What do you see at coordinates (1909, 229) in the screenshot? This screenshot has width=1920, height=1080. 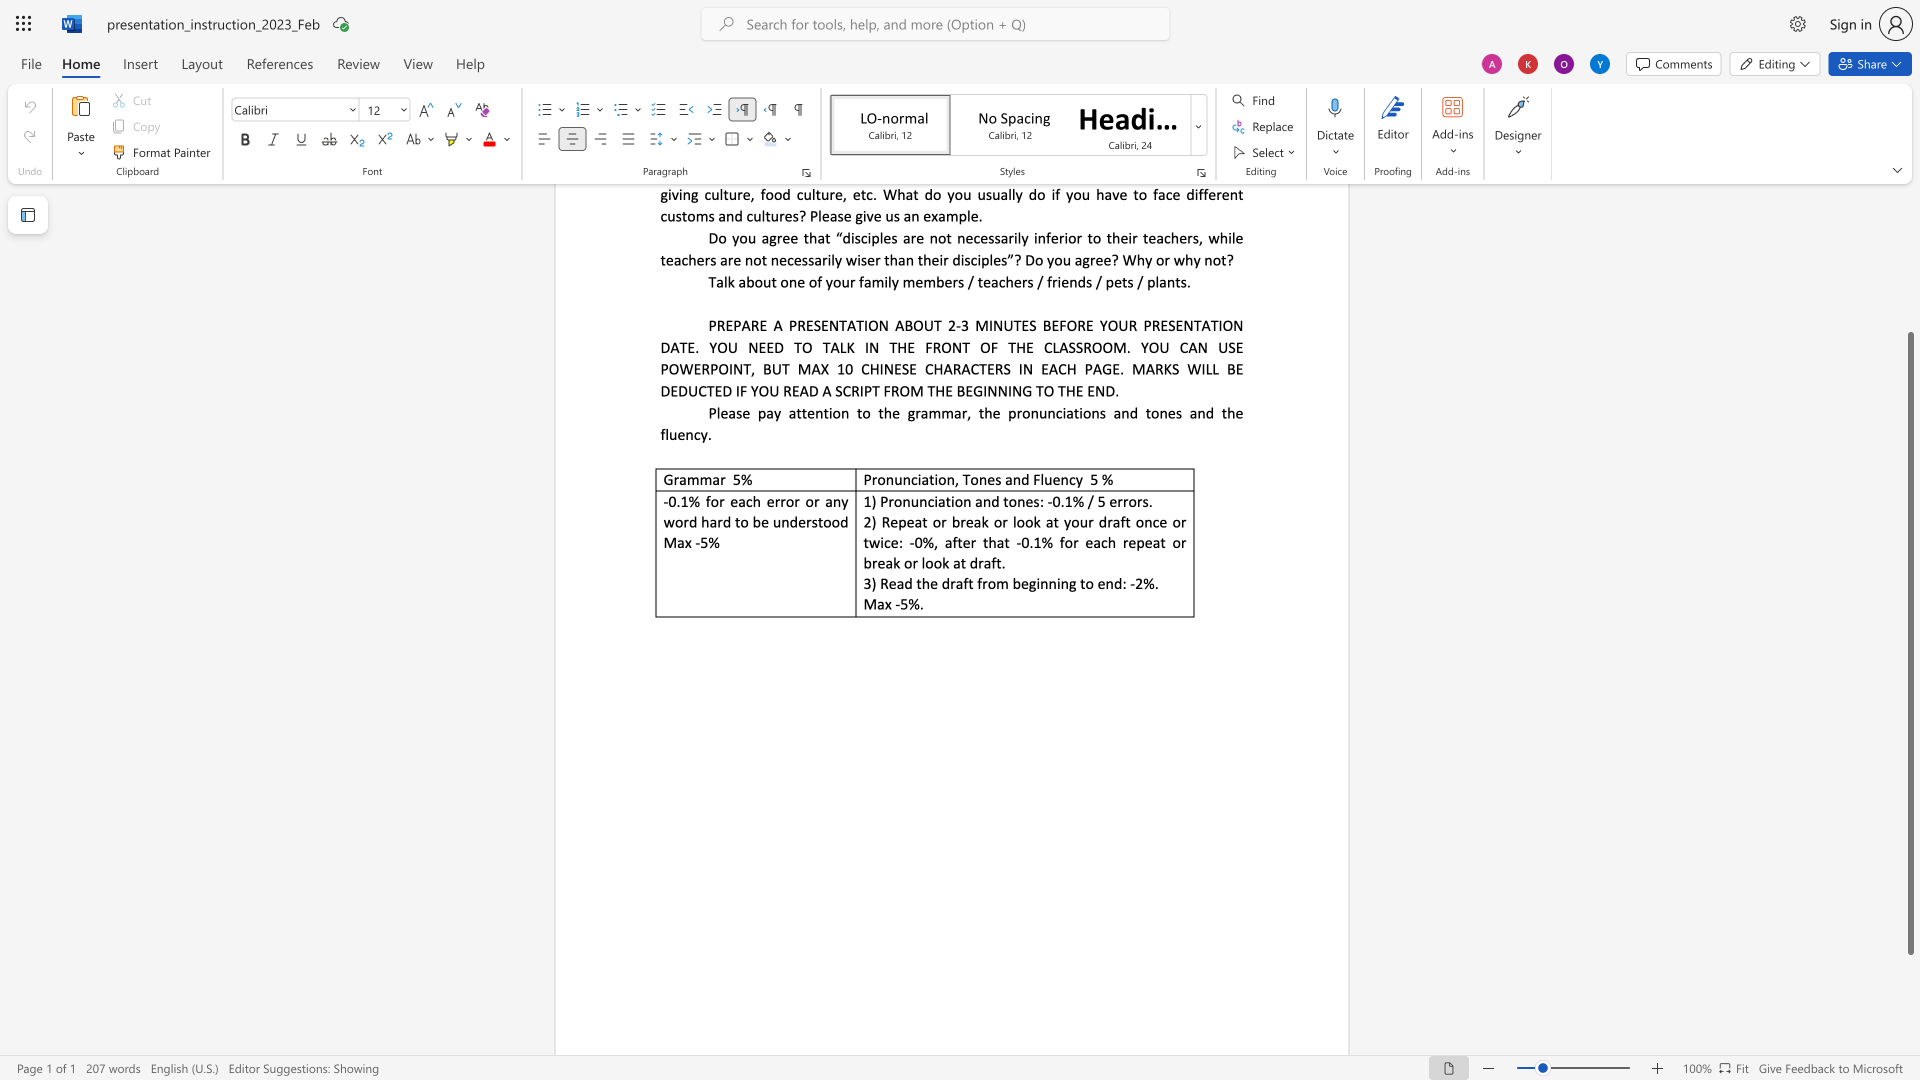 I see `the scrollbar to scroll the page up` at bounding box center [1909, 229].